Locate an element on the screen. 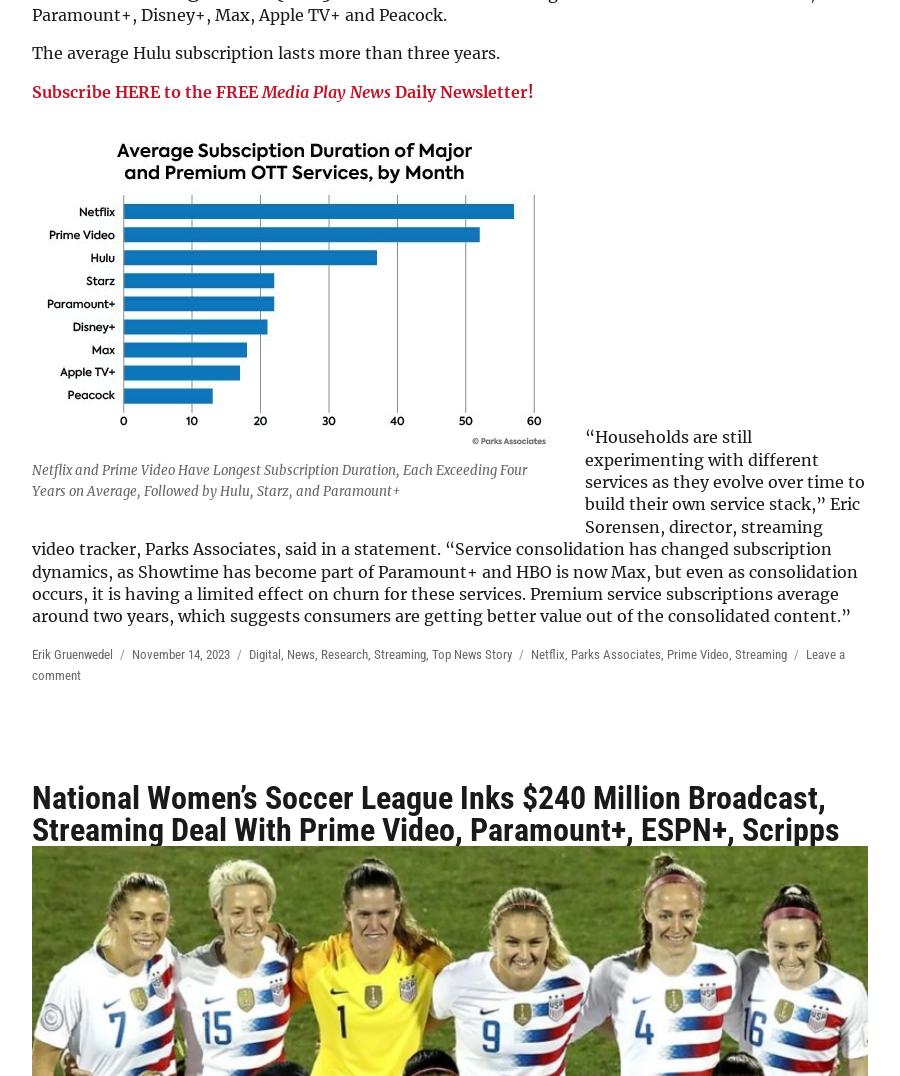 Image resolution: width=900 pixels, height=1076 pixels. 'Media Play News' is located at coordinates (260, 90).